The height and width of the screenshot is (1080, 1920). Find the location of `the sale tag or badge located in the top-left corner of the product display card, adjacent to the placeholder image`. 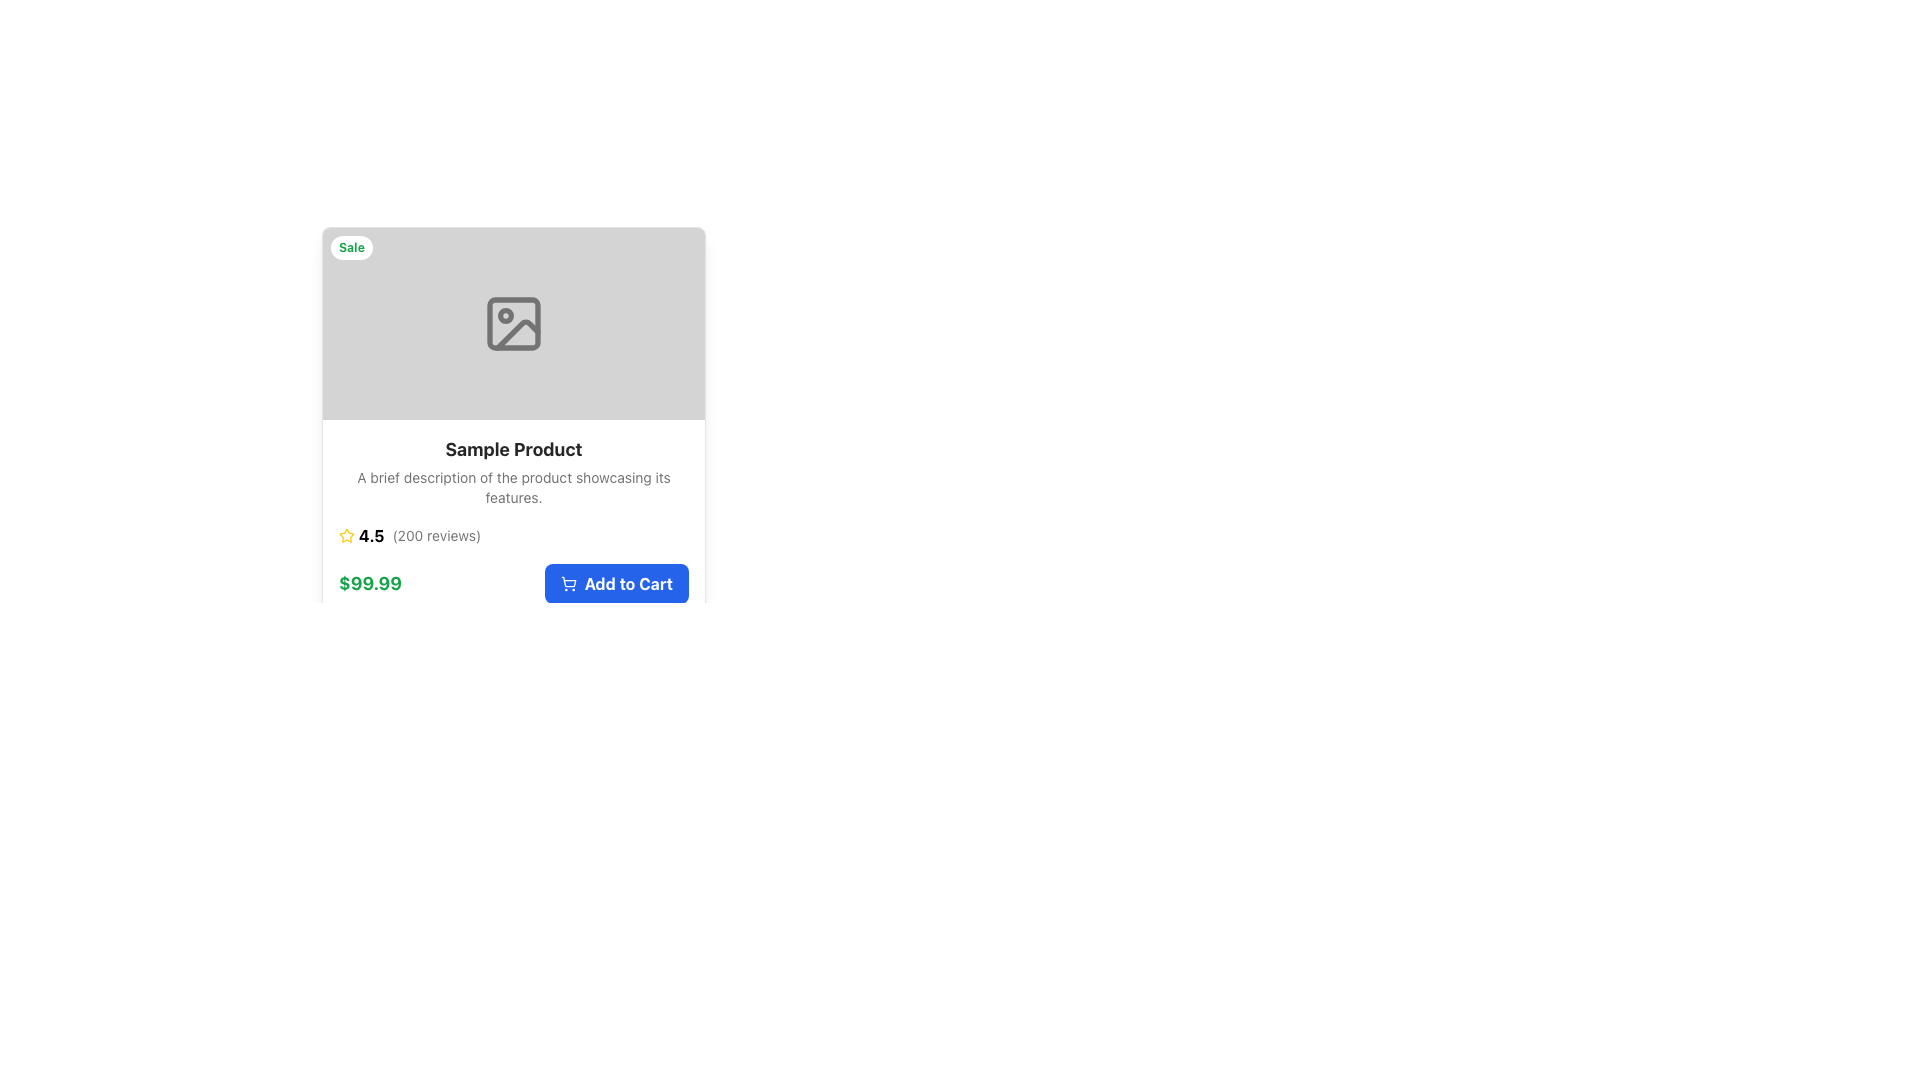

the sale tag or badge located in the top-left corner of the product display card, adjacent to the placeholder image is located at coordinates (351, 246).